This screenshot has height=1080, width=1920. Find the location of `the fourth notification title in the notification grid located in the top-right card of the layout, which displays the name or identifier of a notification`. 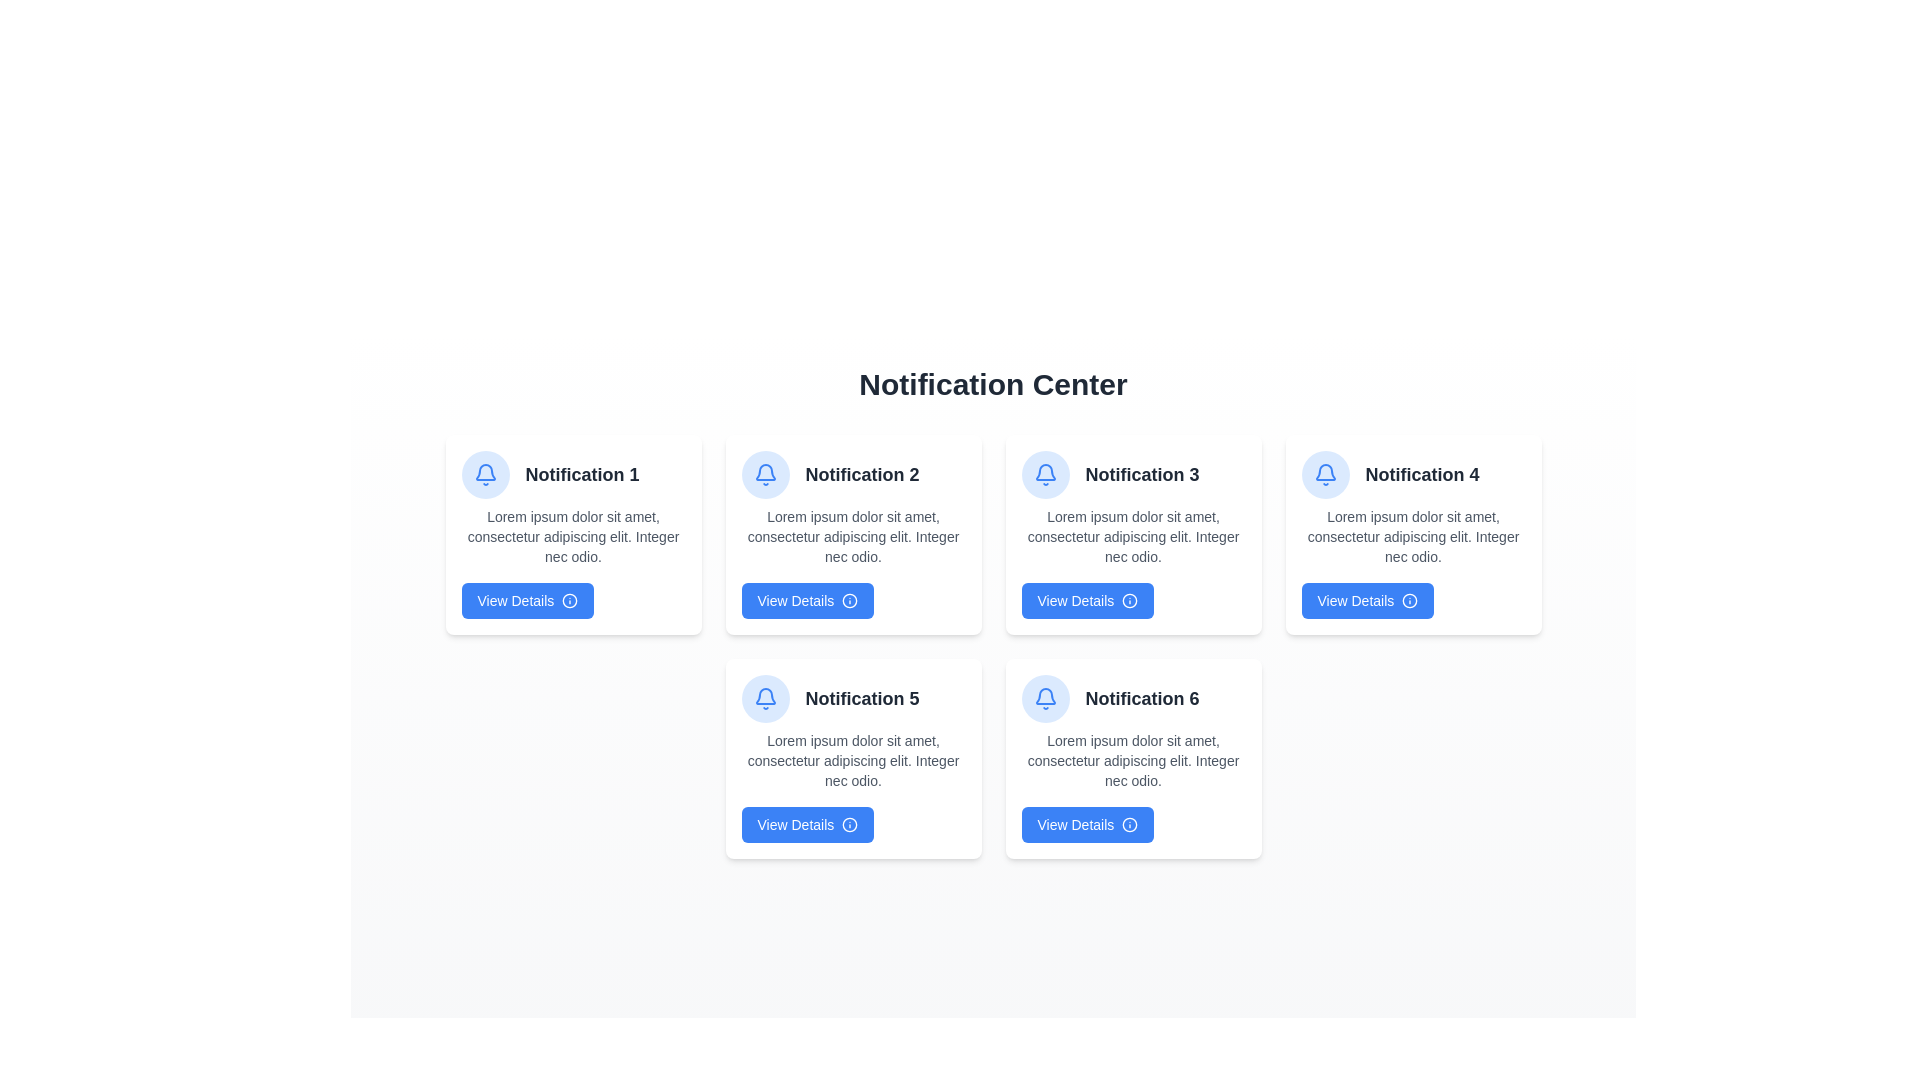

the fourth notification title in the notification grid located in the top-right card of the layout, which displays the name or identifier of a notification is located at coordinates (1421, 474).